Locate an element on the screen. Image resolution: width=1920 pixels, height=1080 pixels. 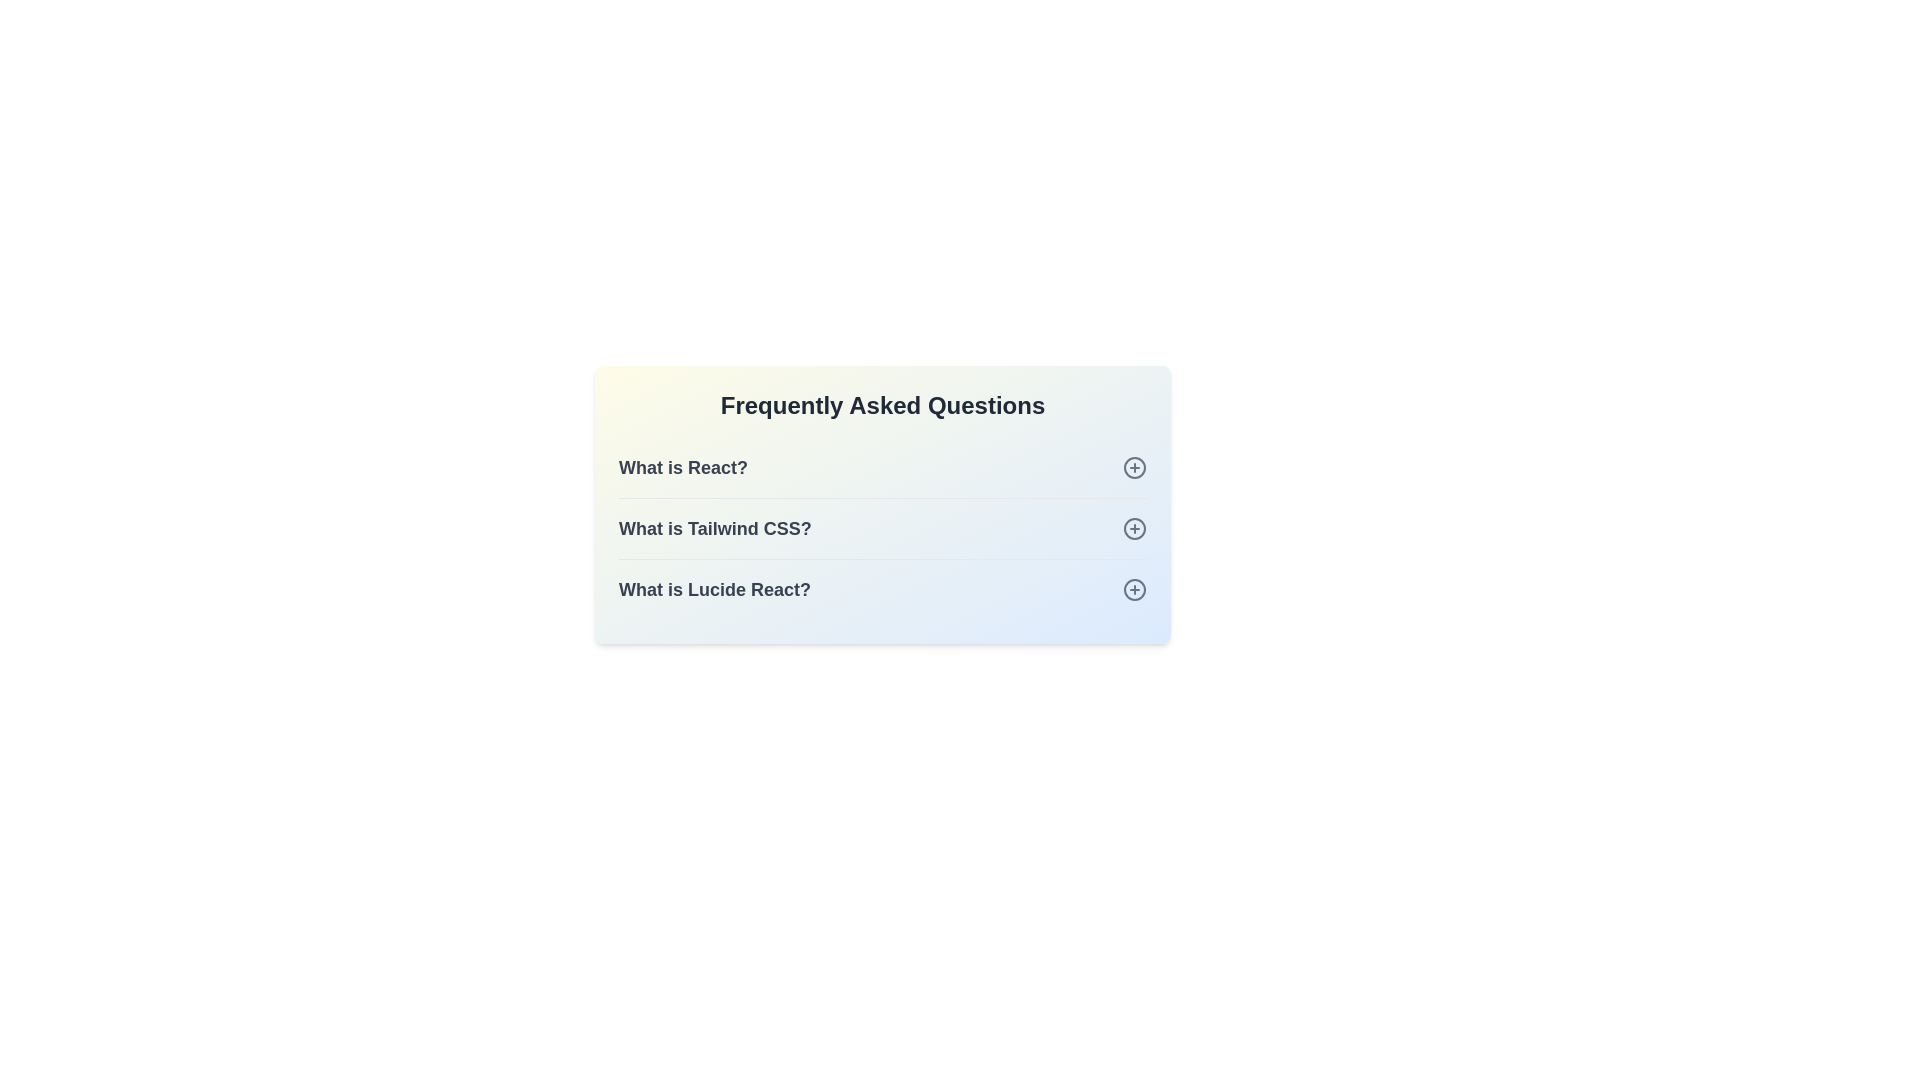
plus icon next to the question What is React? is located at coordinates (1134, 467).